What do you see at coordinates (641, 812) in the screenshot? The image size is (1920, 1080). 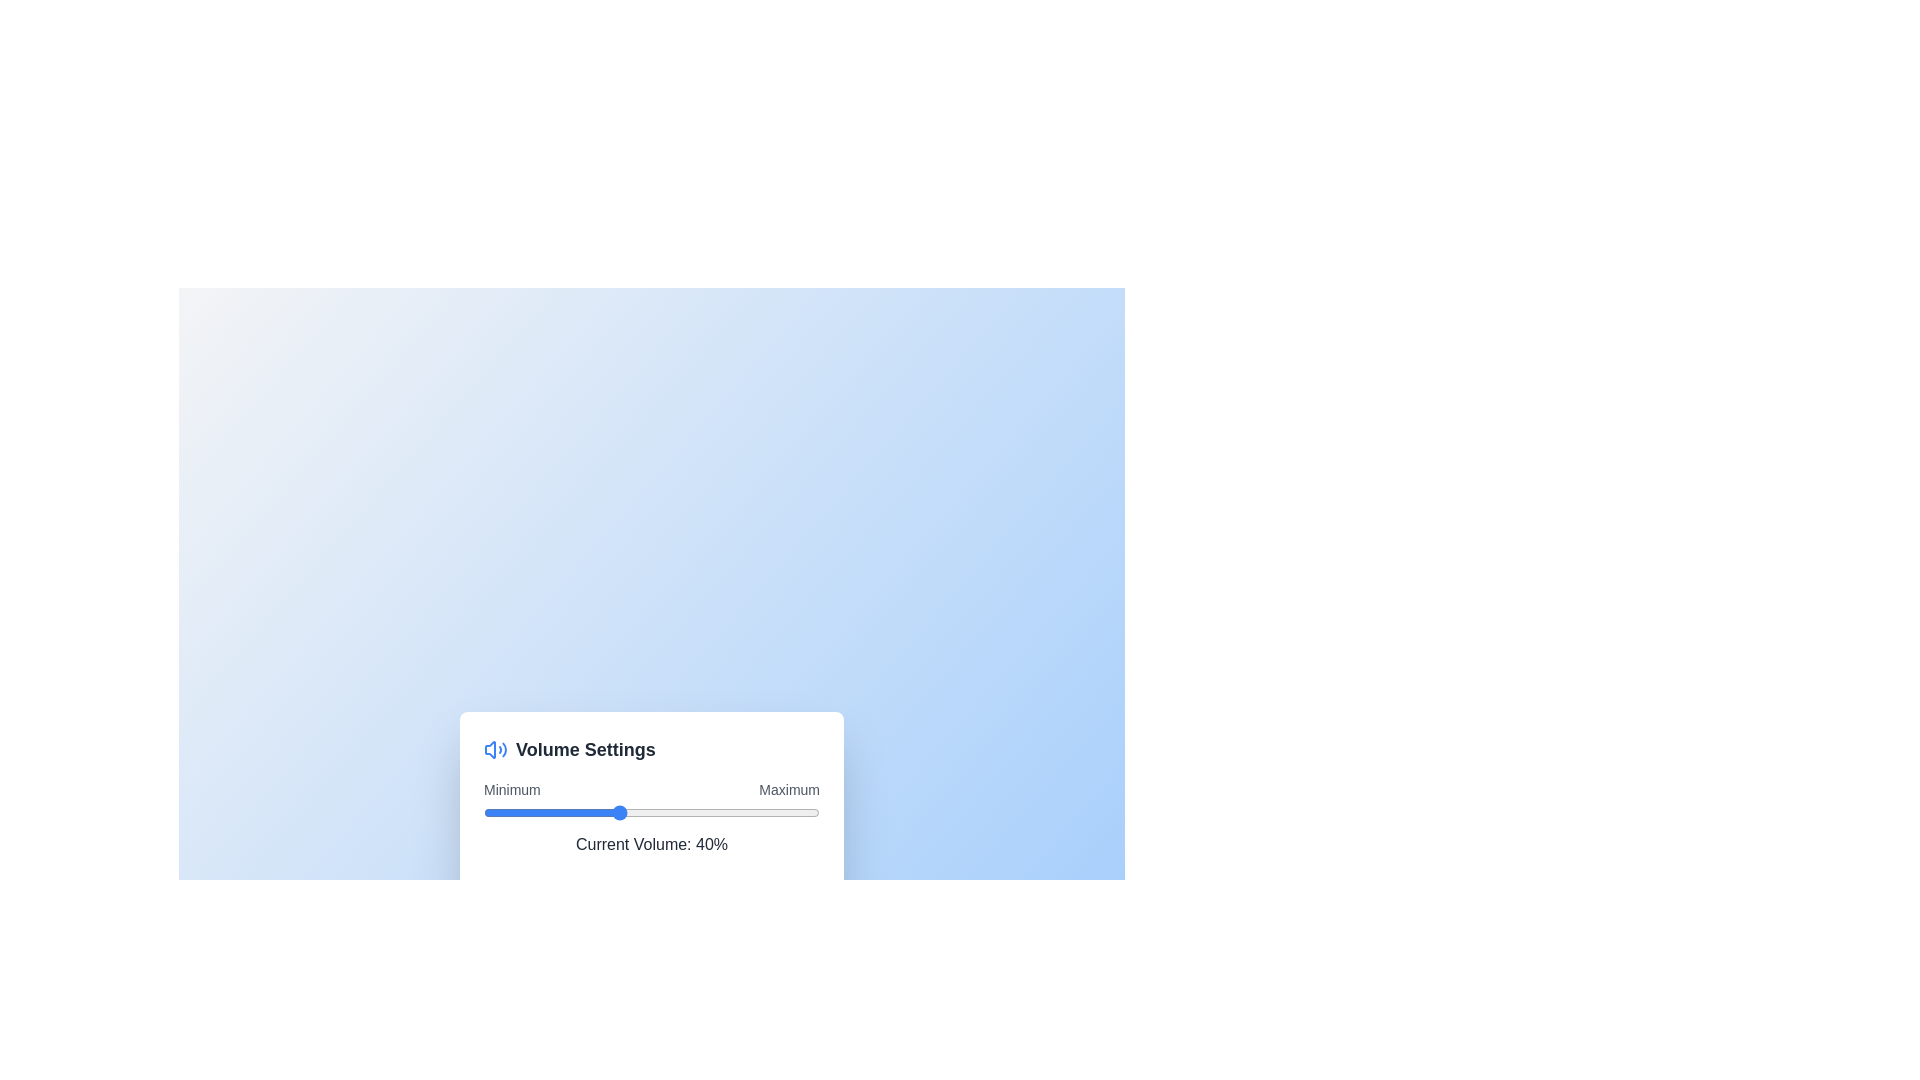 I see `the volume slider to 47%` at bounding box center [641, 812].